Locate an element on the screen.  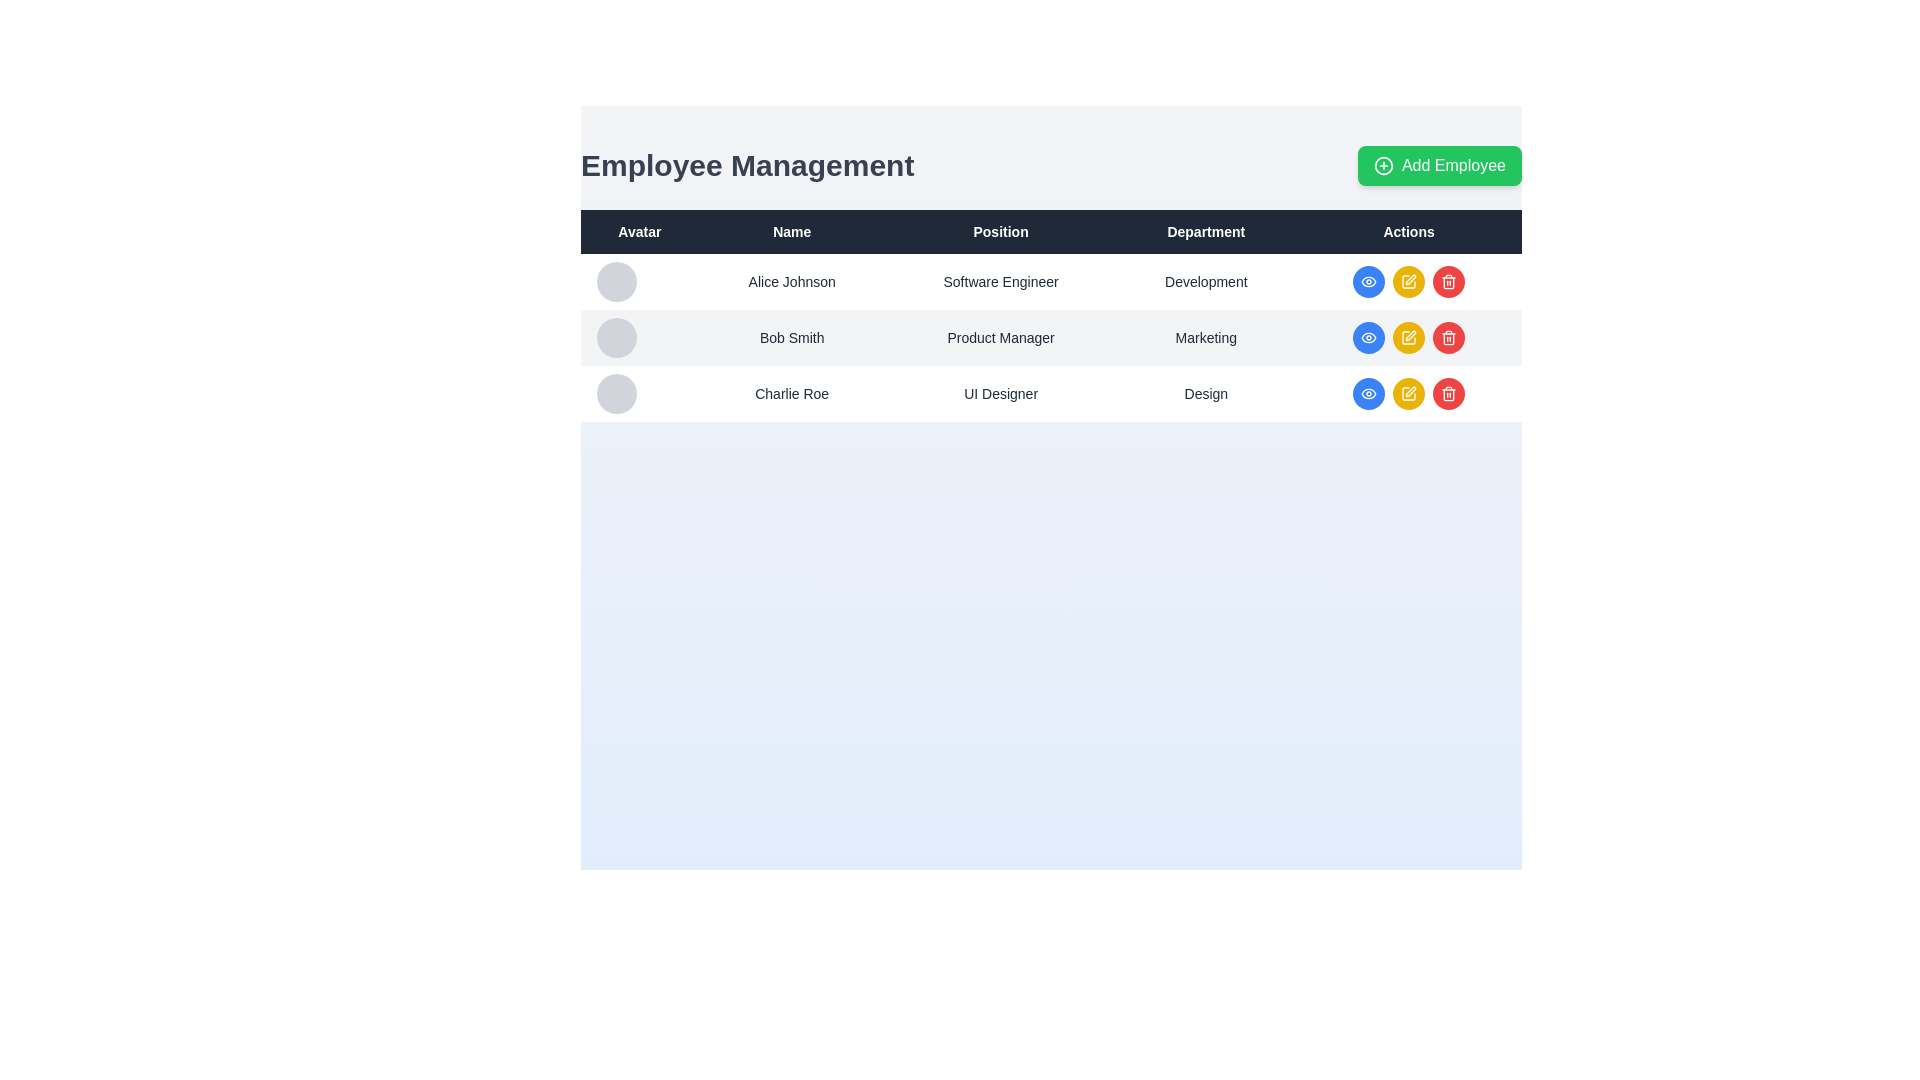
the delete button located in the 'Actions' column of the third row in the table to initiate a delete action is located at coordinates (1449, 393).